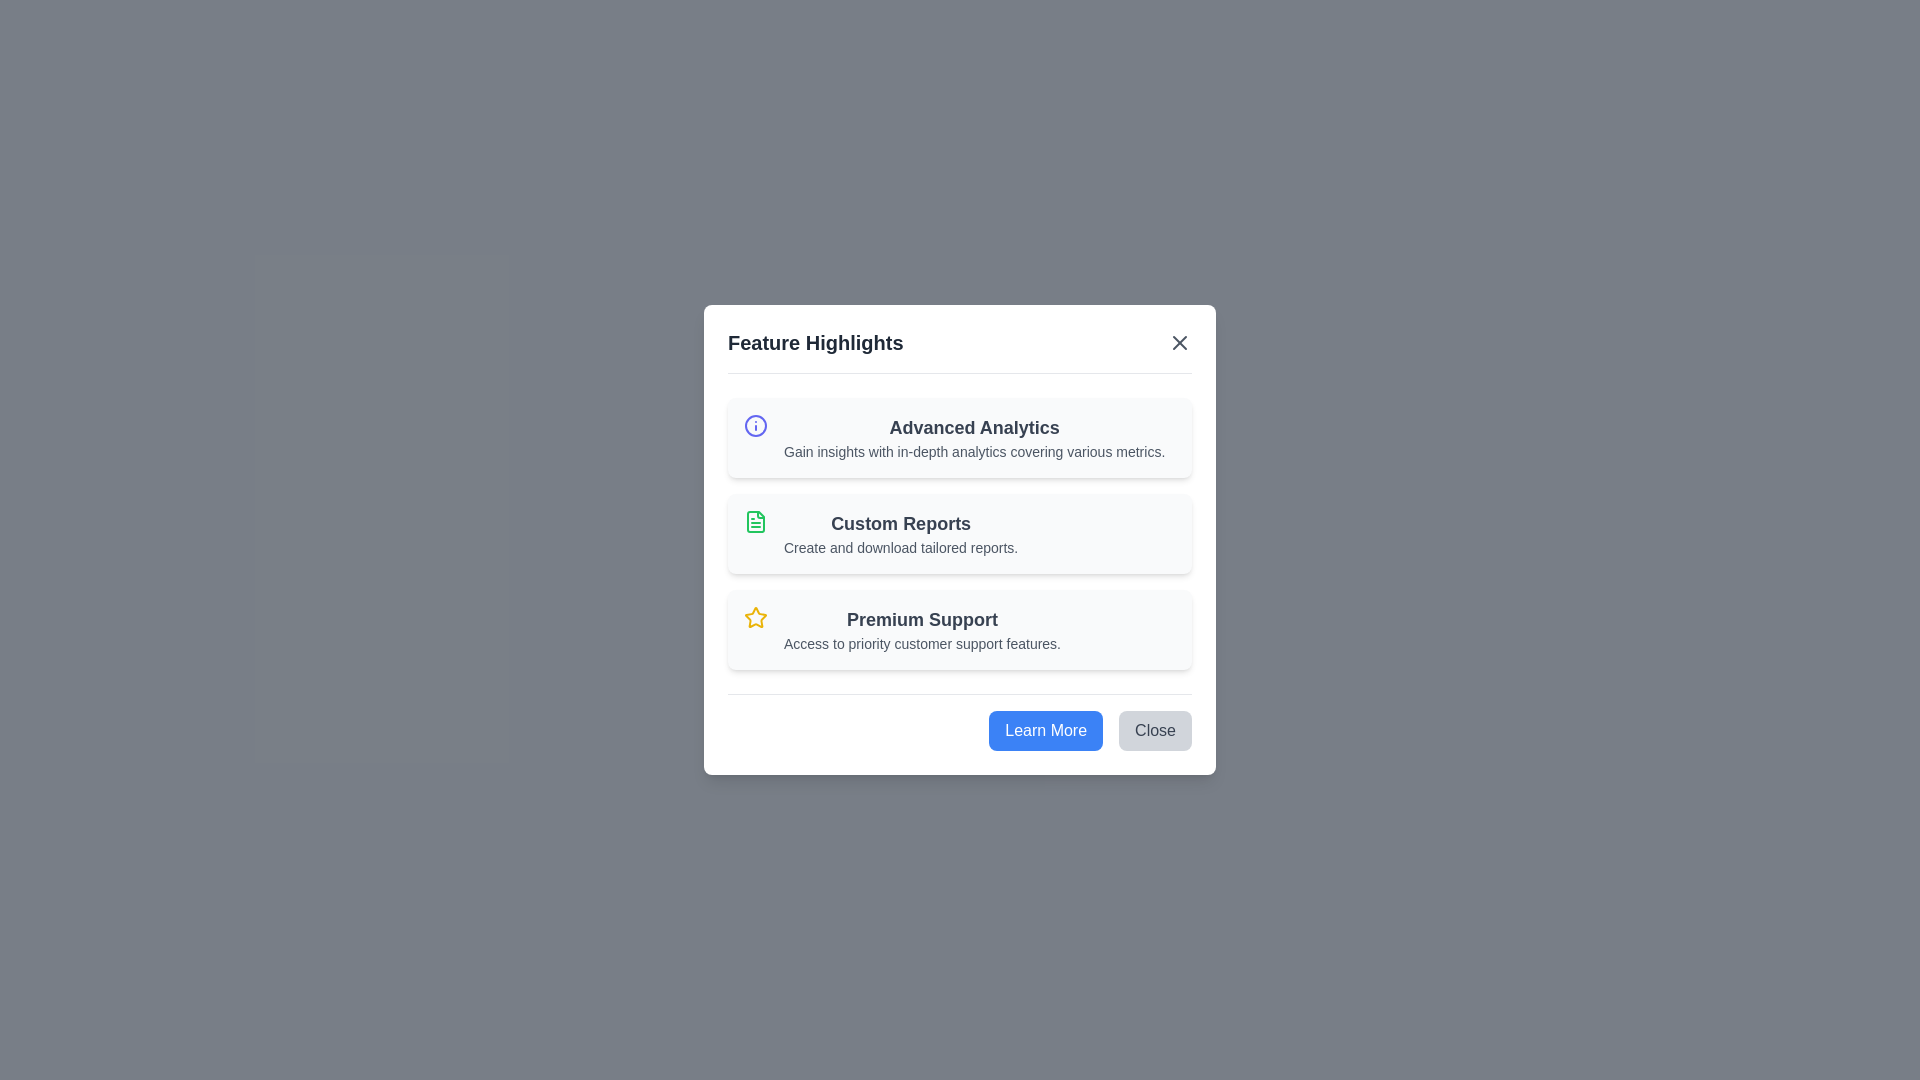 The image size is (1920, 1080). Describe the element at coordinates (754, 616) in the screenshot. I see `the star icon that indicates 'Premium Support' in the dialog box, located at the far left of the 'Premium Support' section` at that location.